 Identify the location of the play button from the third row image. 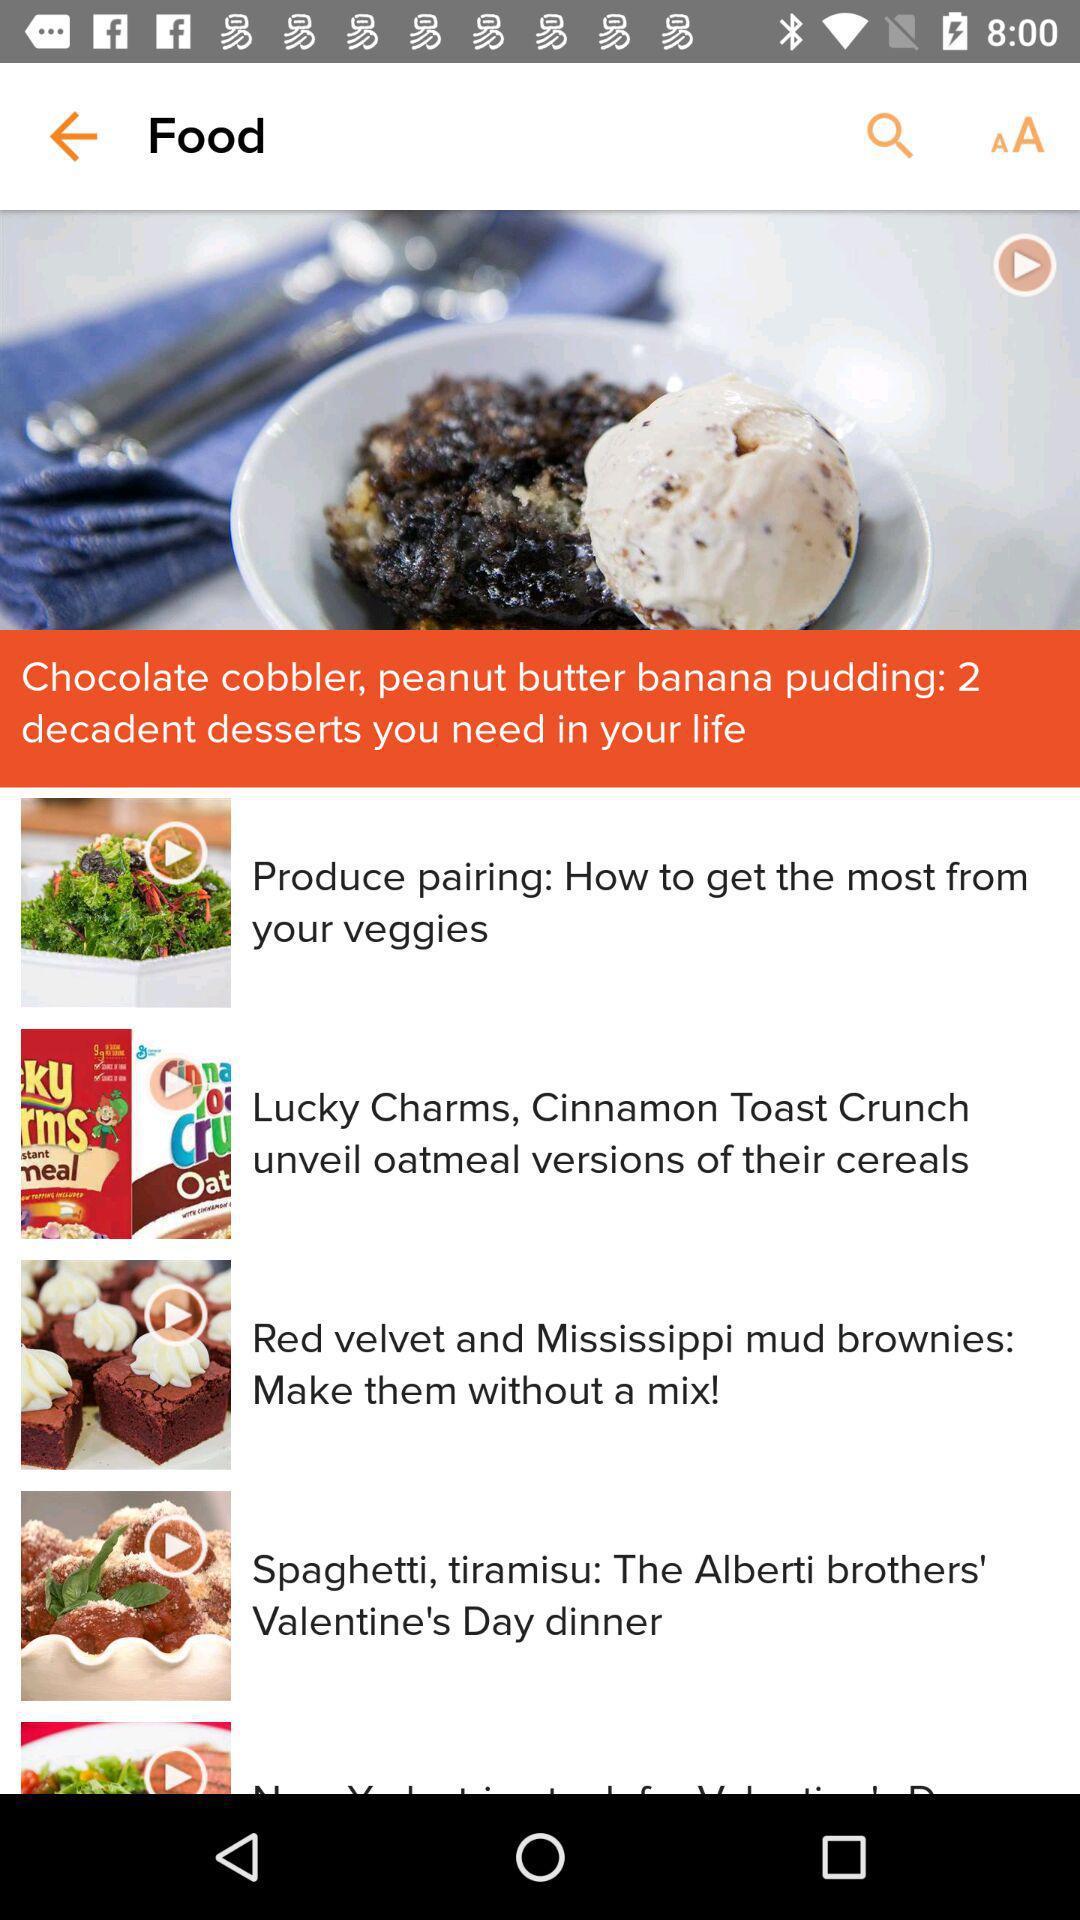
(175, 1315).